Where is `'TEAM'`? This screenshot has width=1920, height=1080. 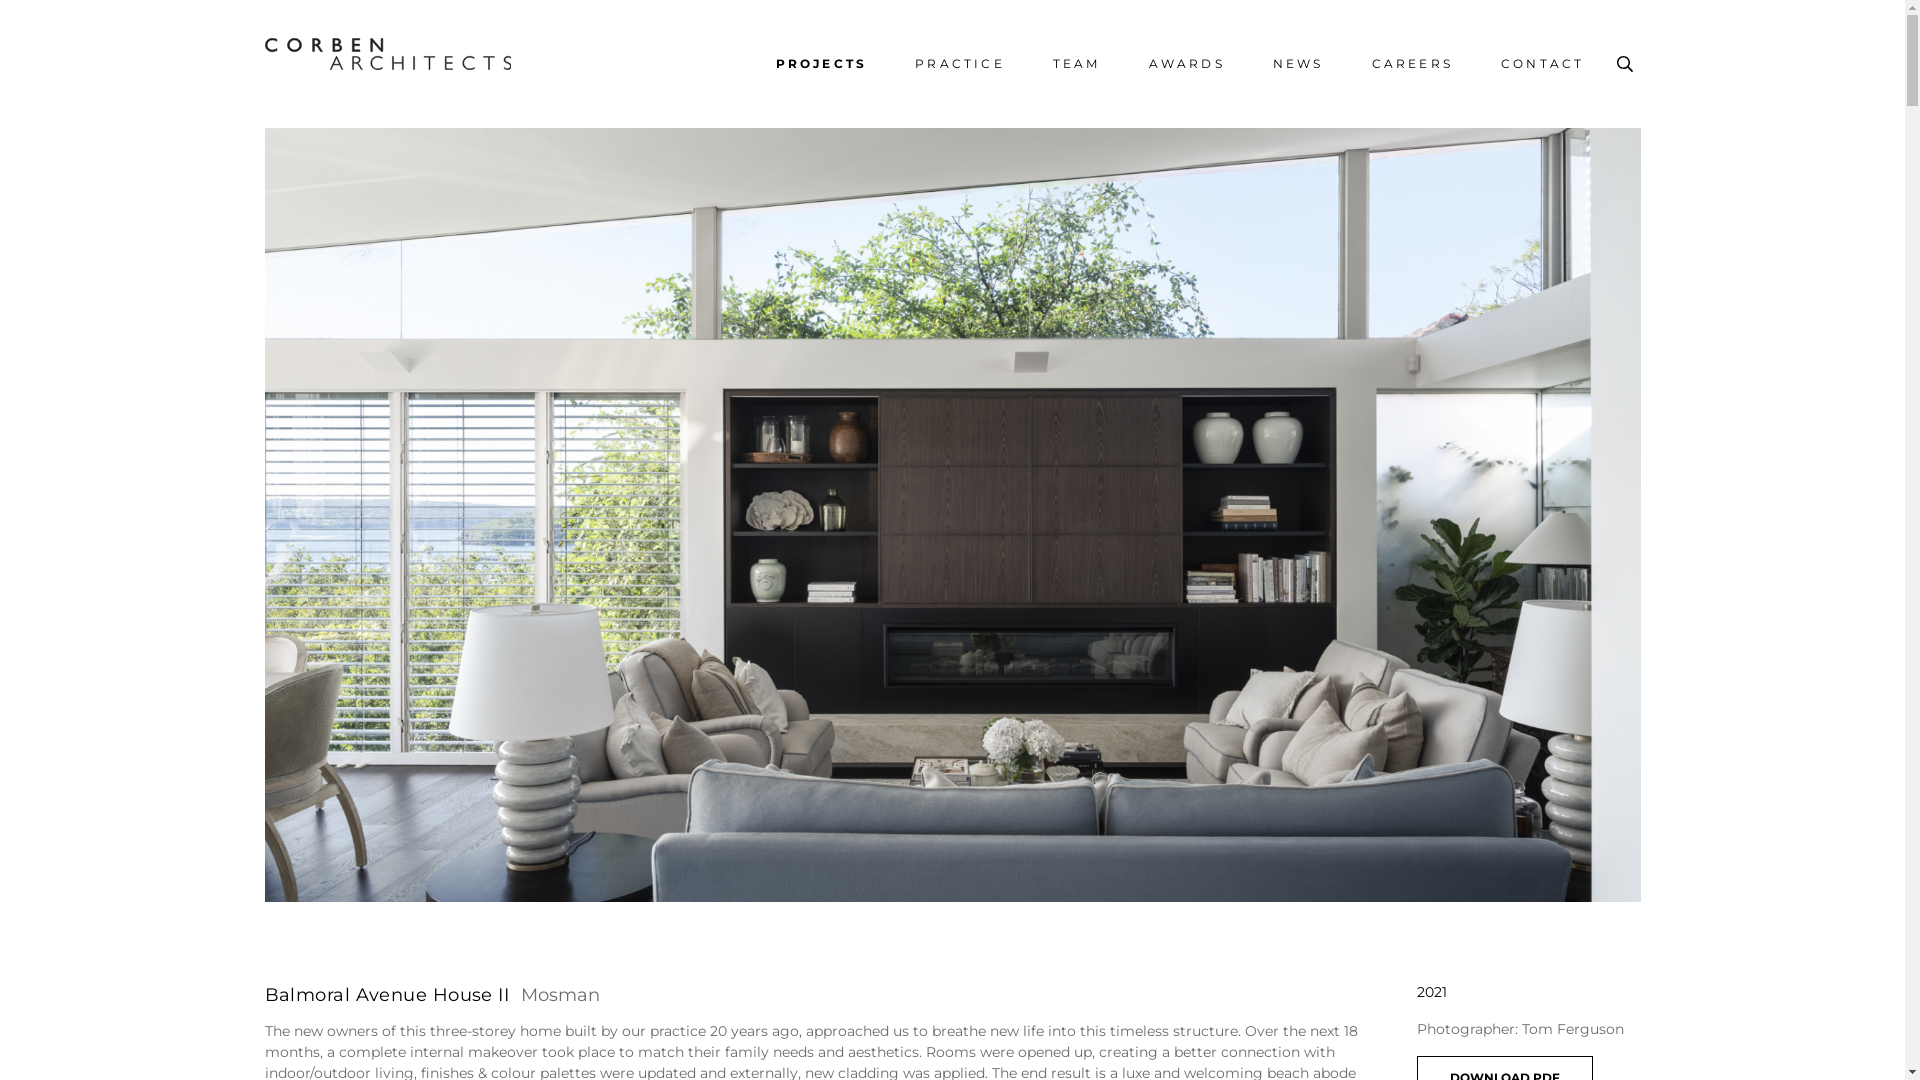 'TEAM' is located at coordinates (1075, 63).